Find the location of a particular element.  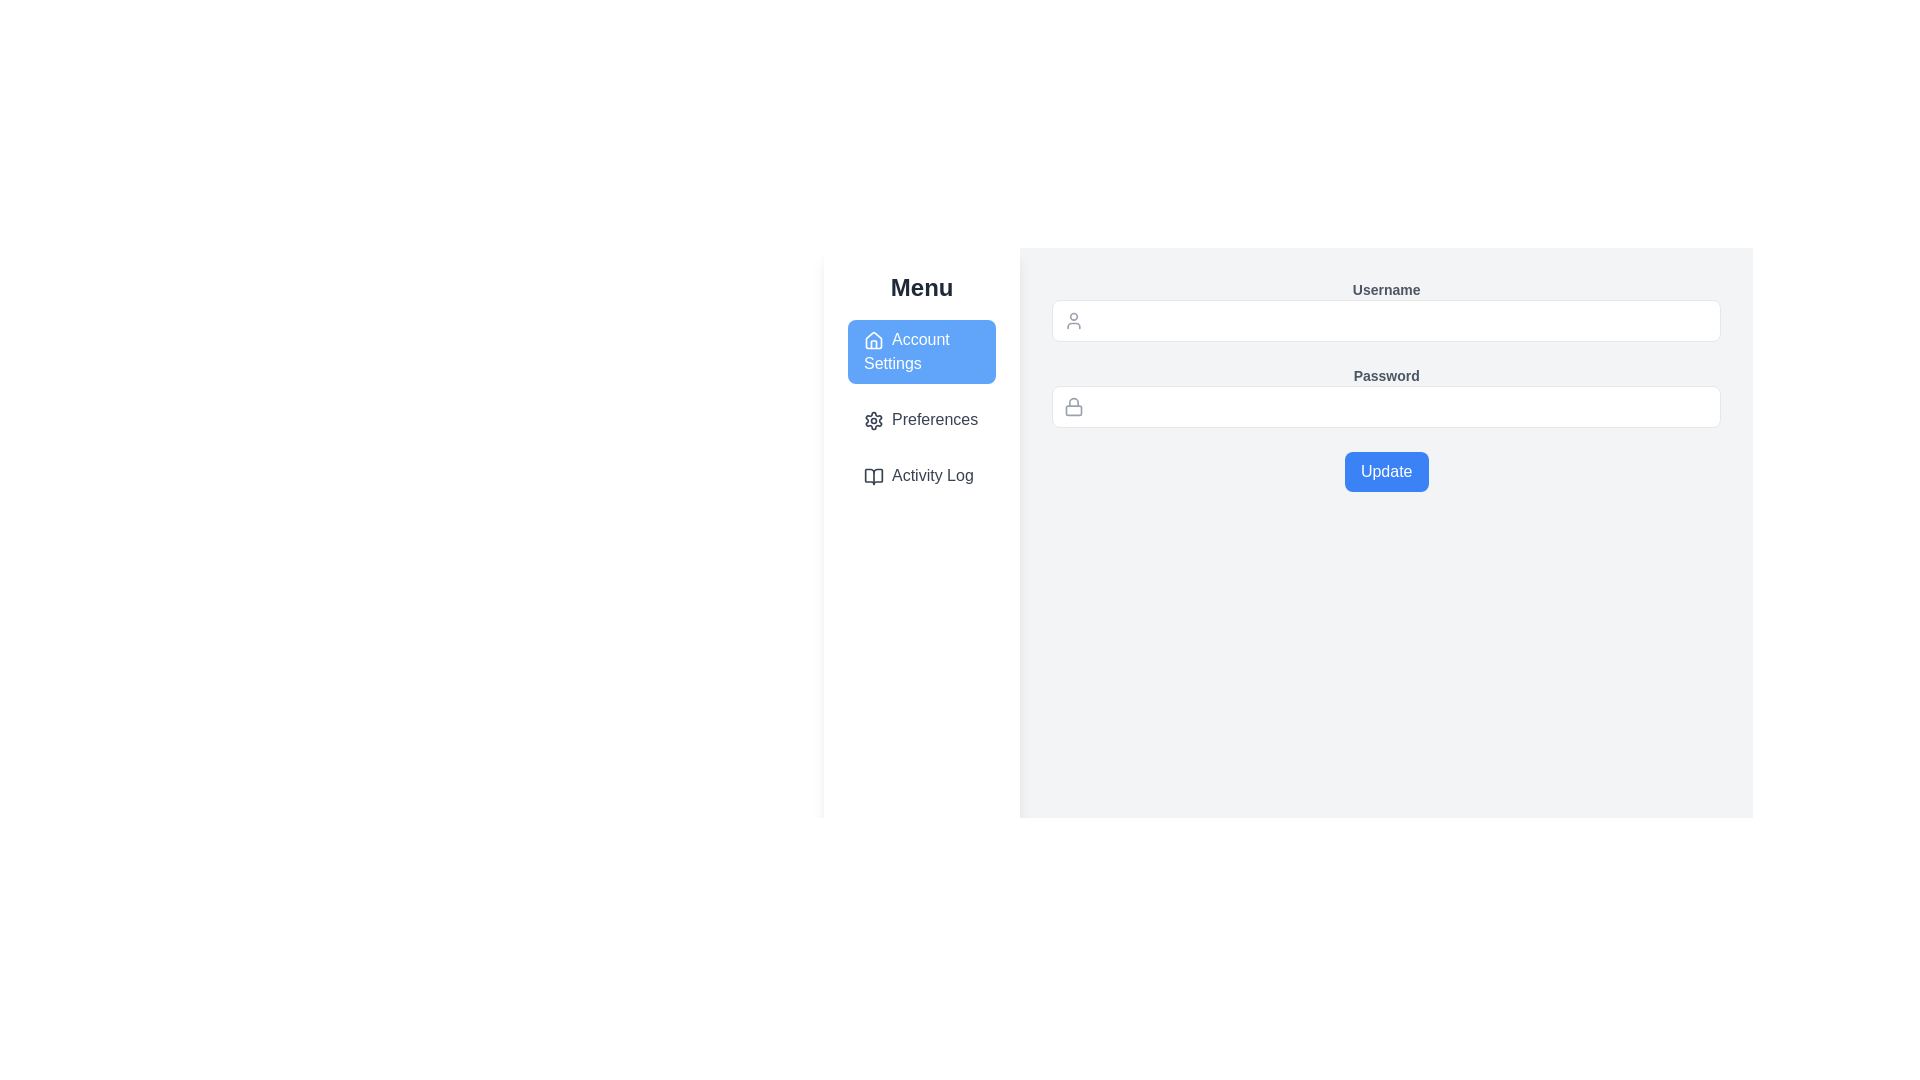

the 'Password' text label, which is styled in bold with a muted gray tone, located above the password input field is located at coordinates (1385, 375).